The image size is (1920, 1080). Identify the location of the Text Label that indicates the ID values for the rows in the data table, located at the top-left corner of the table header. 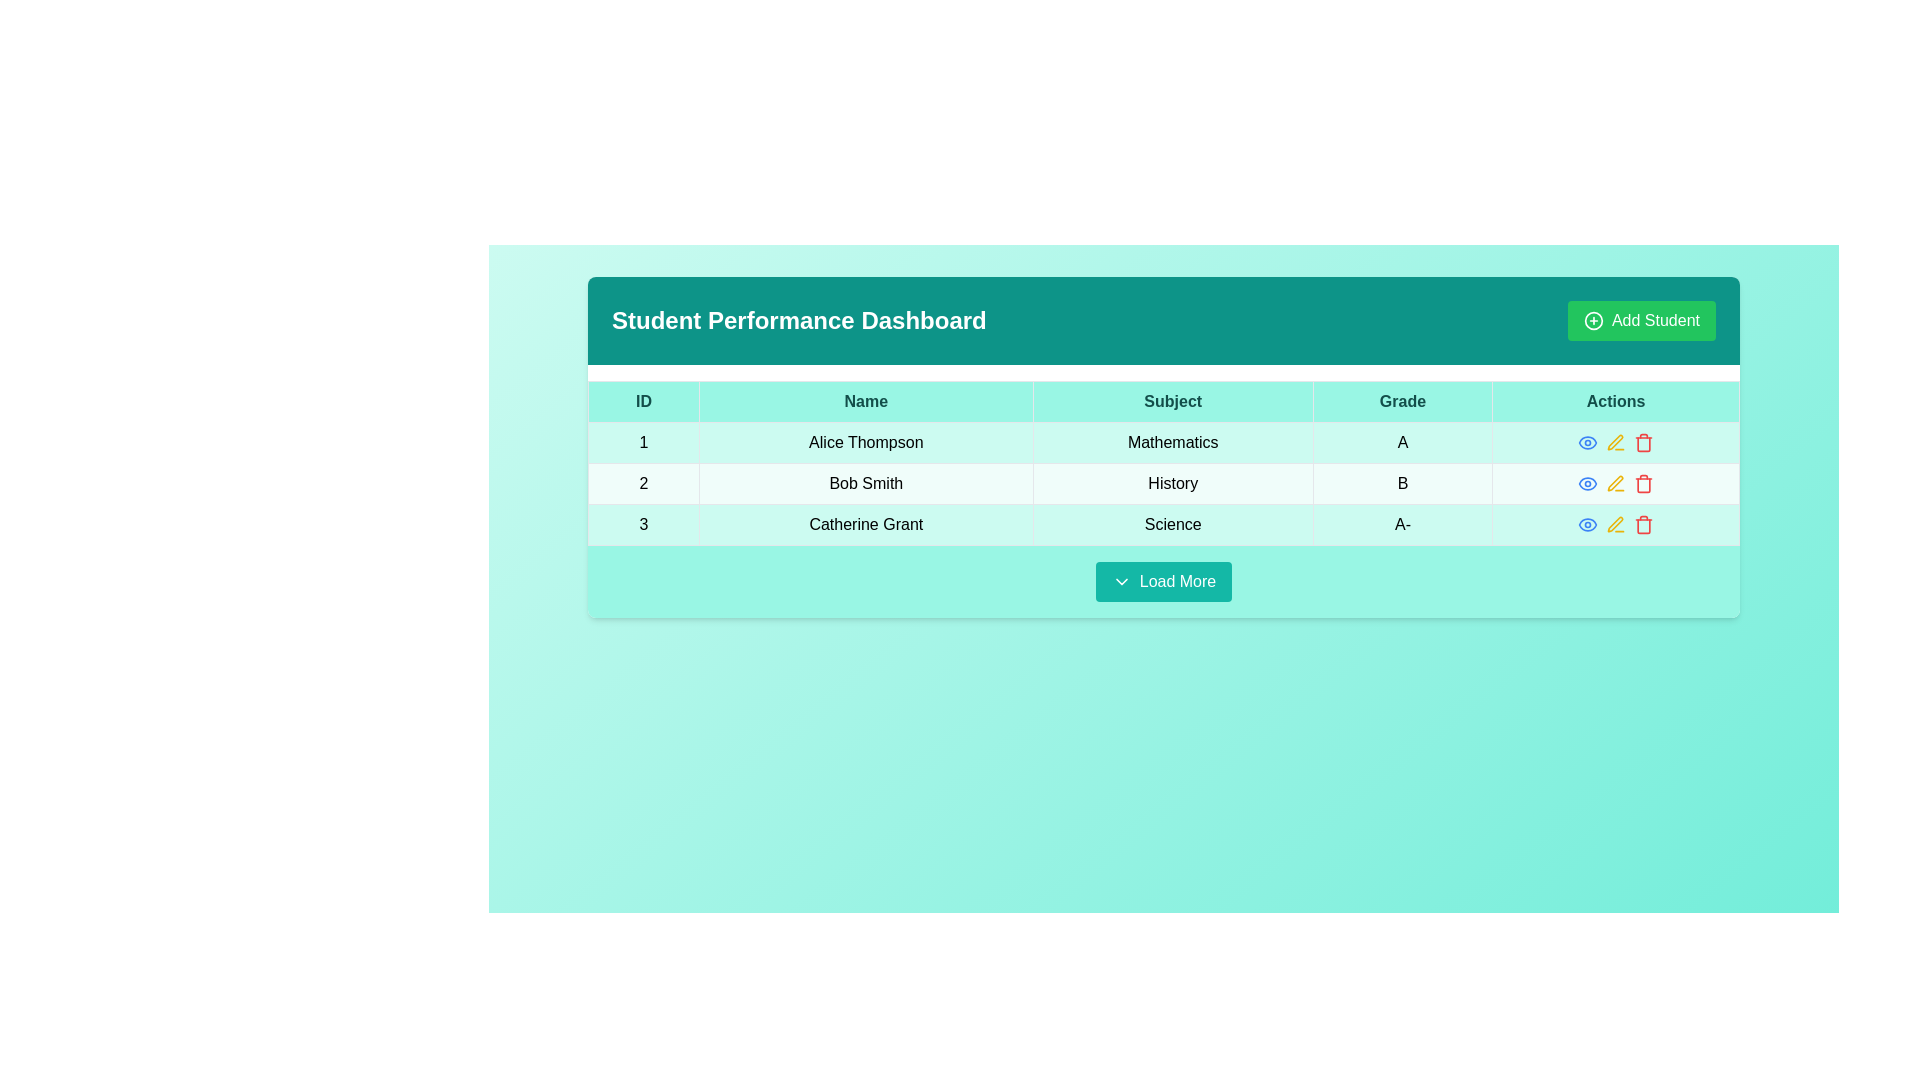
(643, 401).